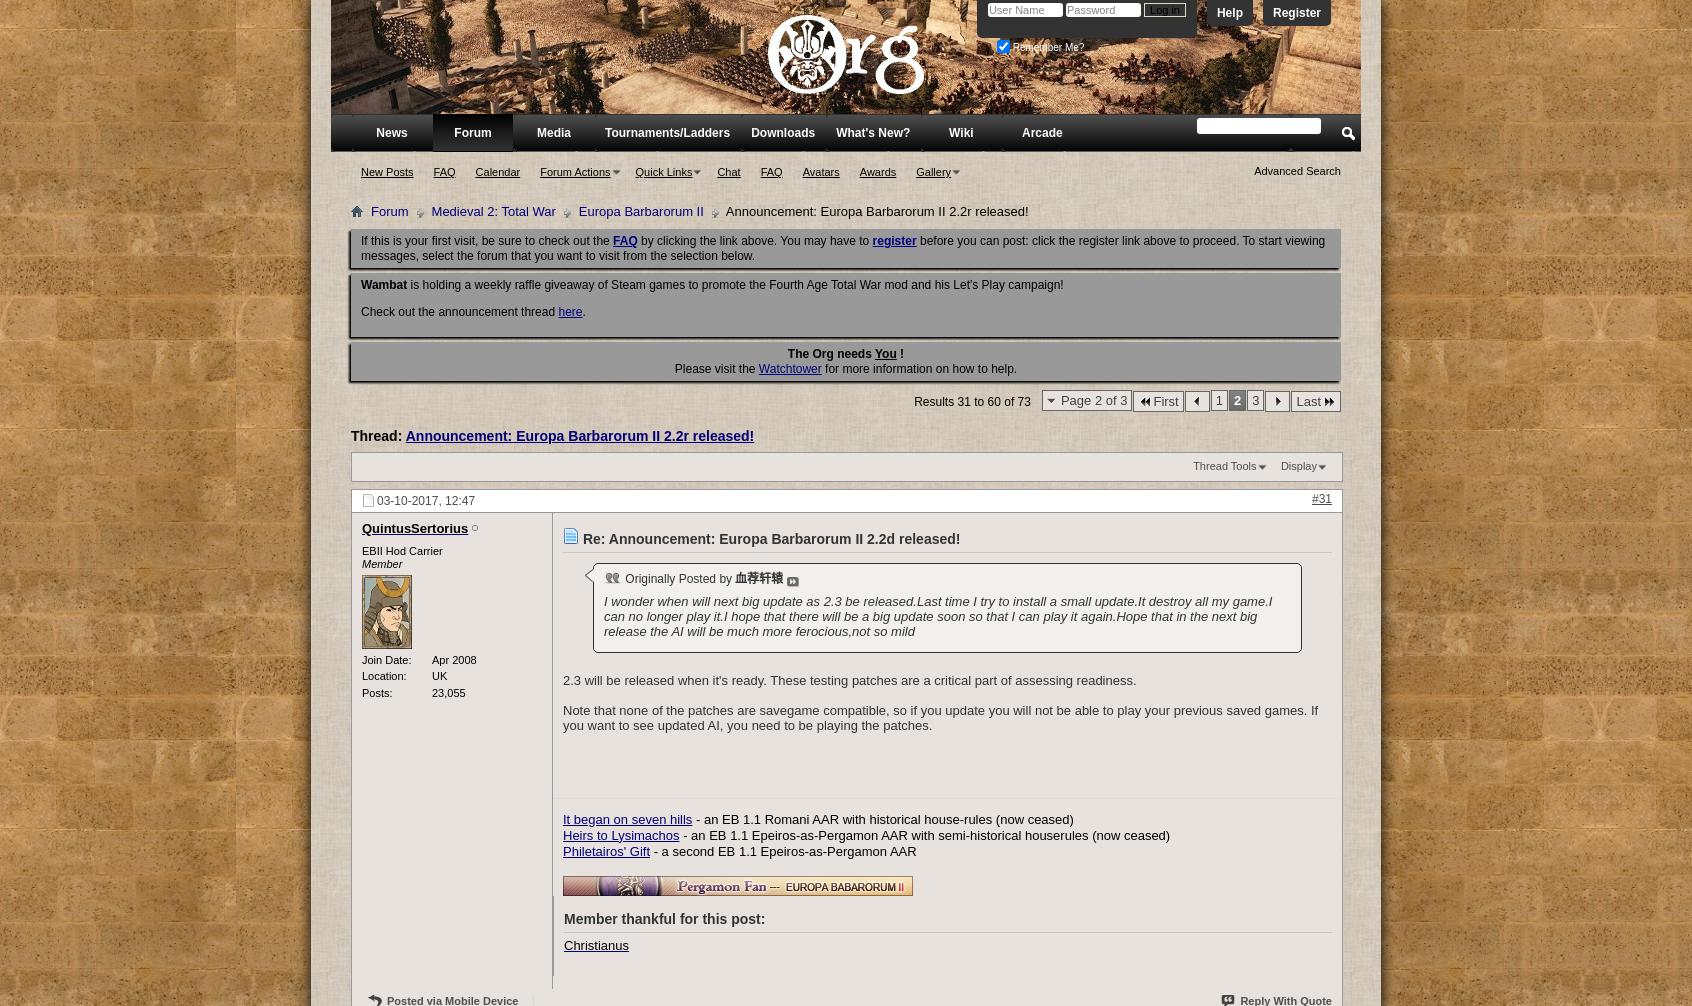 This screenshot has height=1006, width=1692. Describe the element at coordinates (1253, 171) in the screenshot. I see `'Advanced Search'` at that location.